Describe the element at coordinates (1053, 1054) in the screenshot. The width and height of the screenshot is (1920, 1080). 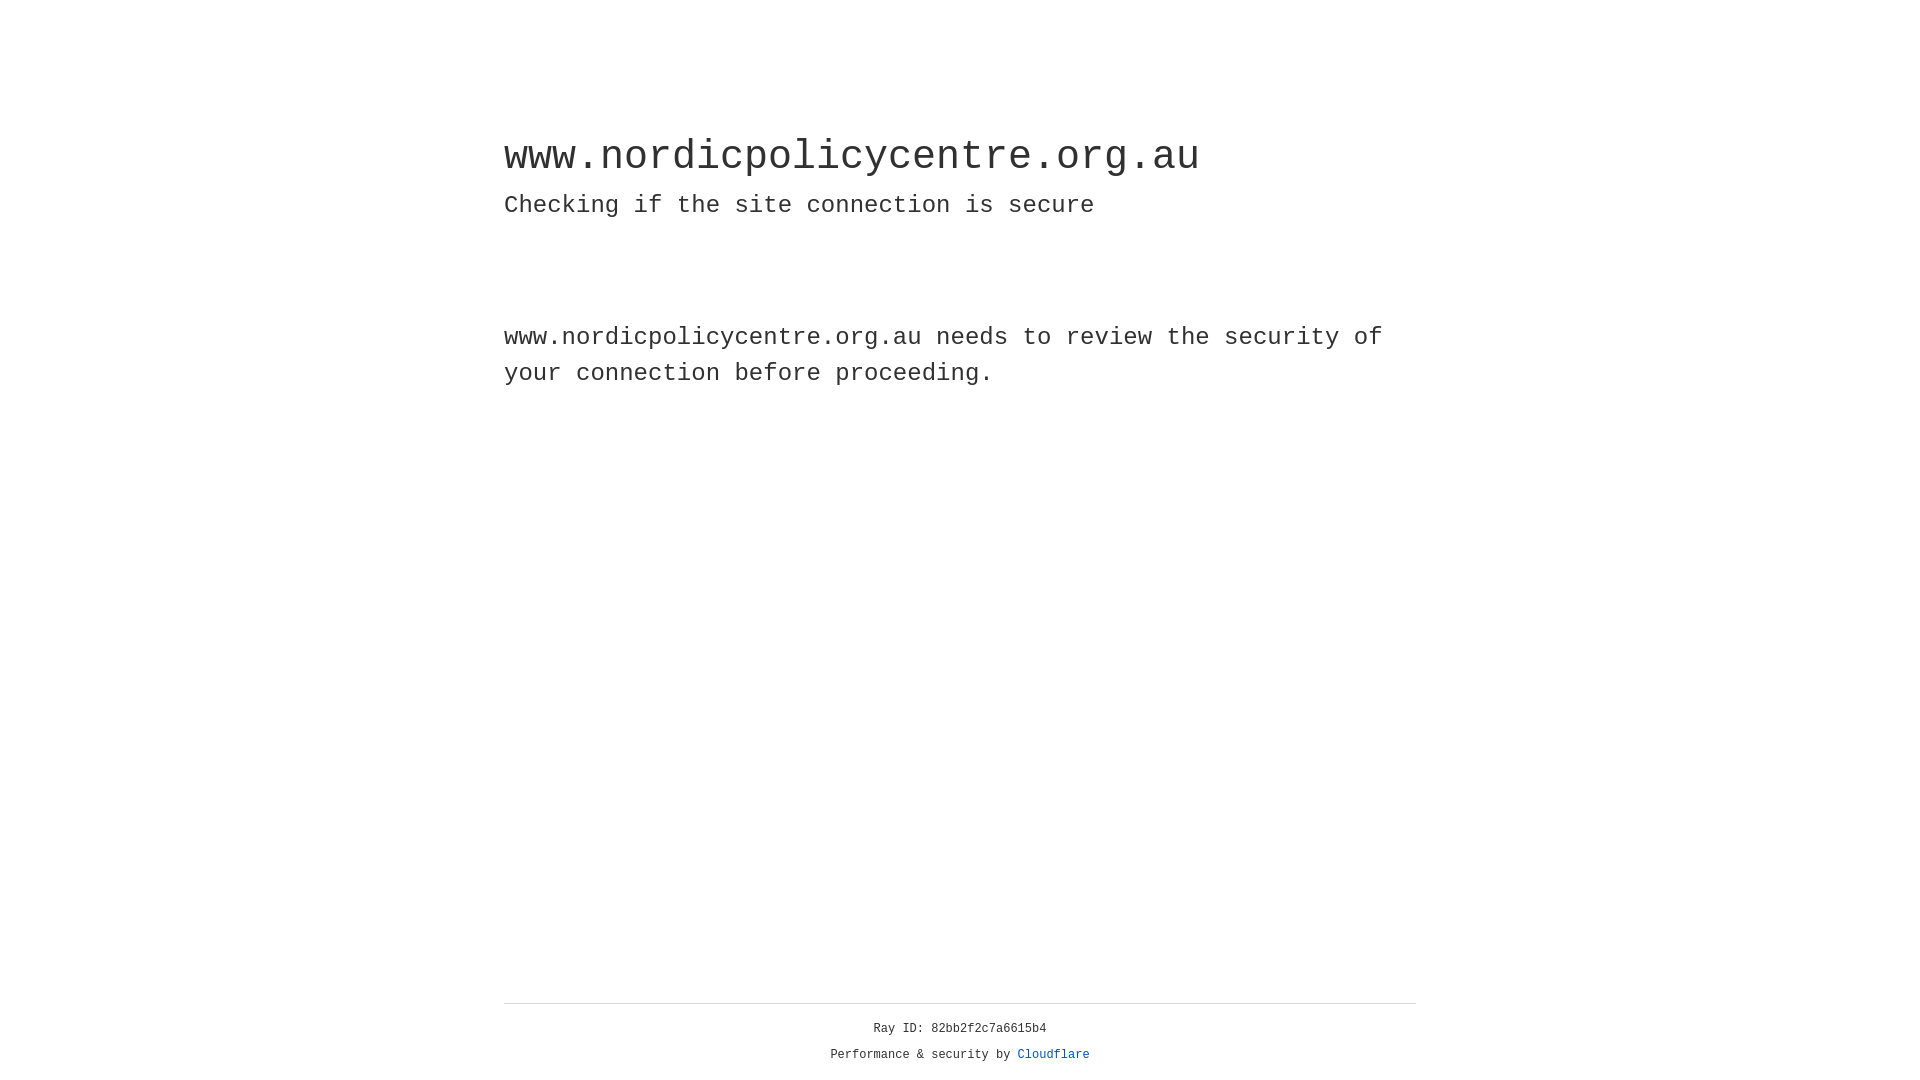
I see `'Cloudflare'` at that location.